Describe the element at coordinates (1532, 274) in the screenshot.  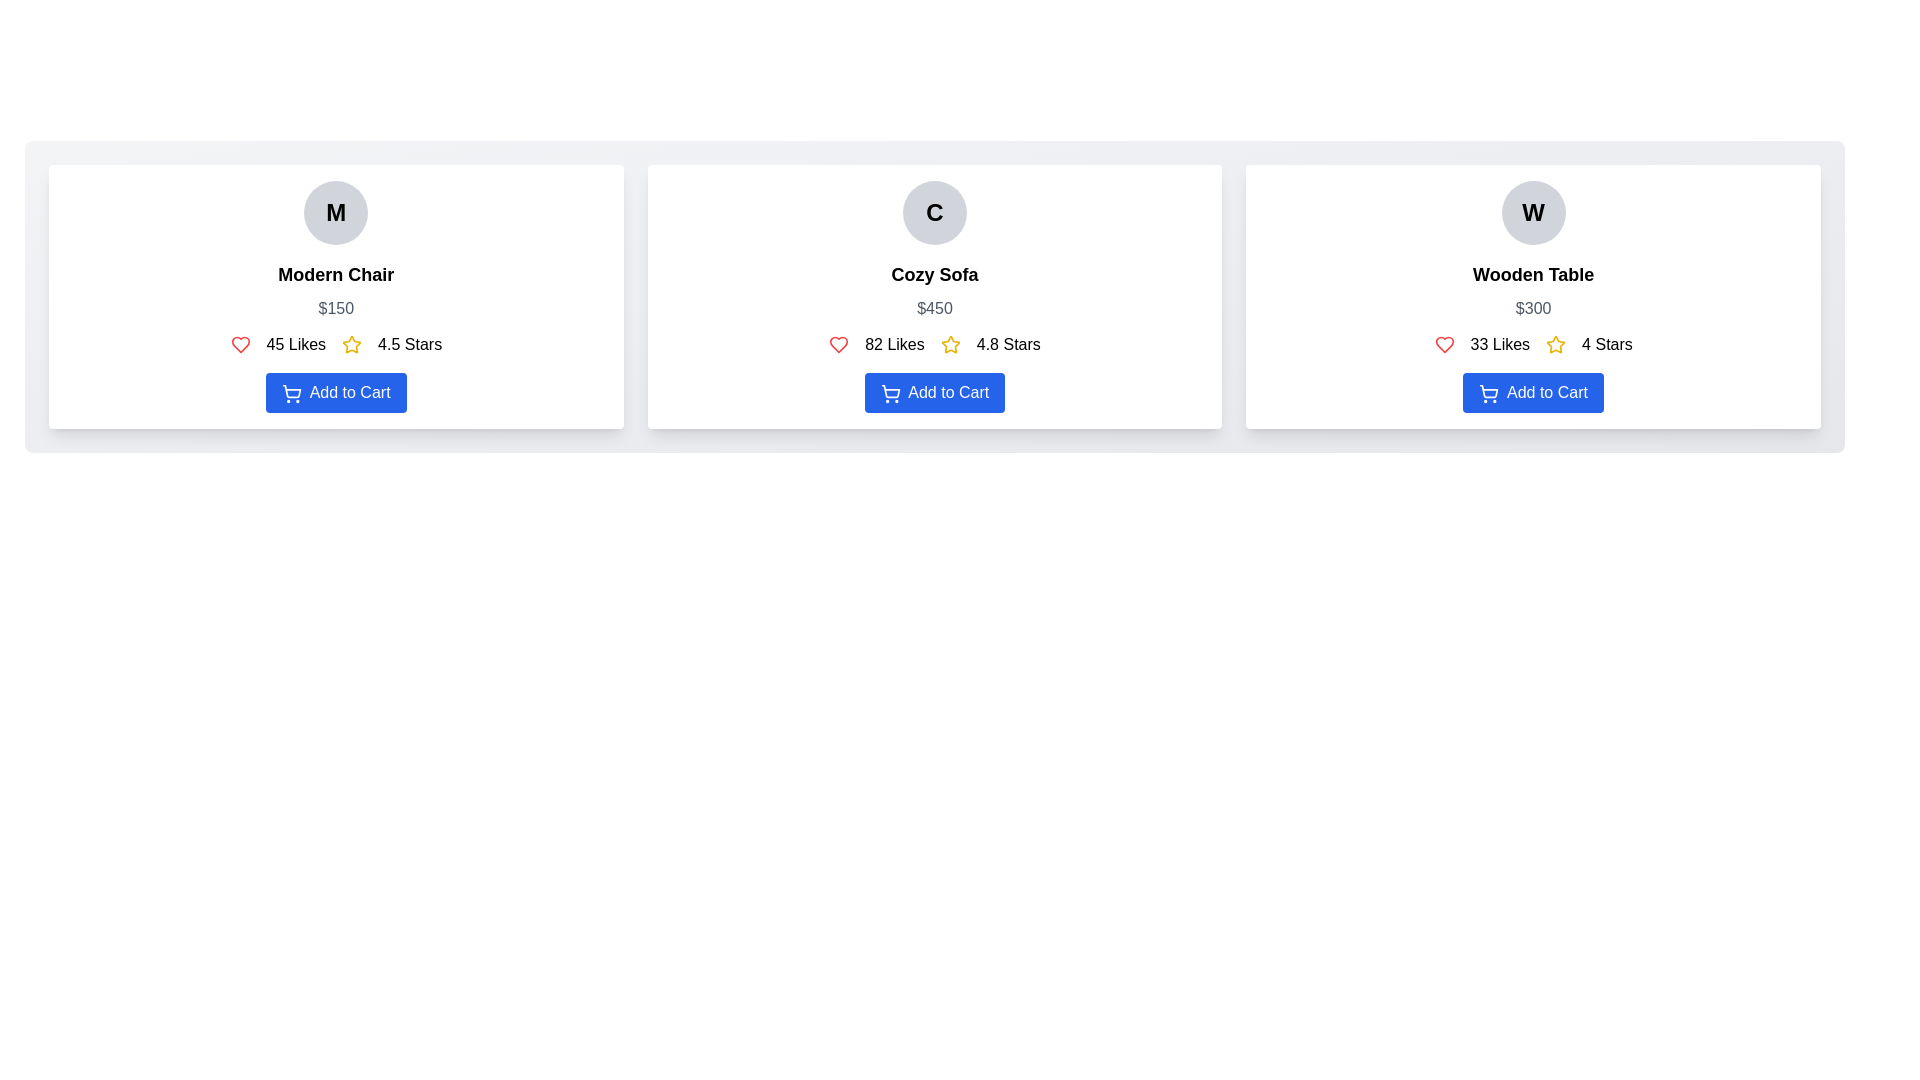
I see `text label 'Wooden Table' which is styled in bold and is located below a circular icon with the letter 'W' and above the price '$300' within the rightmost product card` at that location.